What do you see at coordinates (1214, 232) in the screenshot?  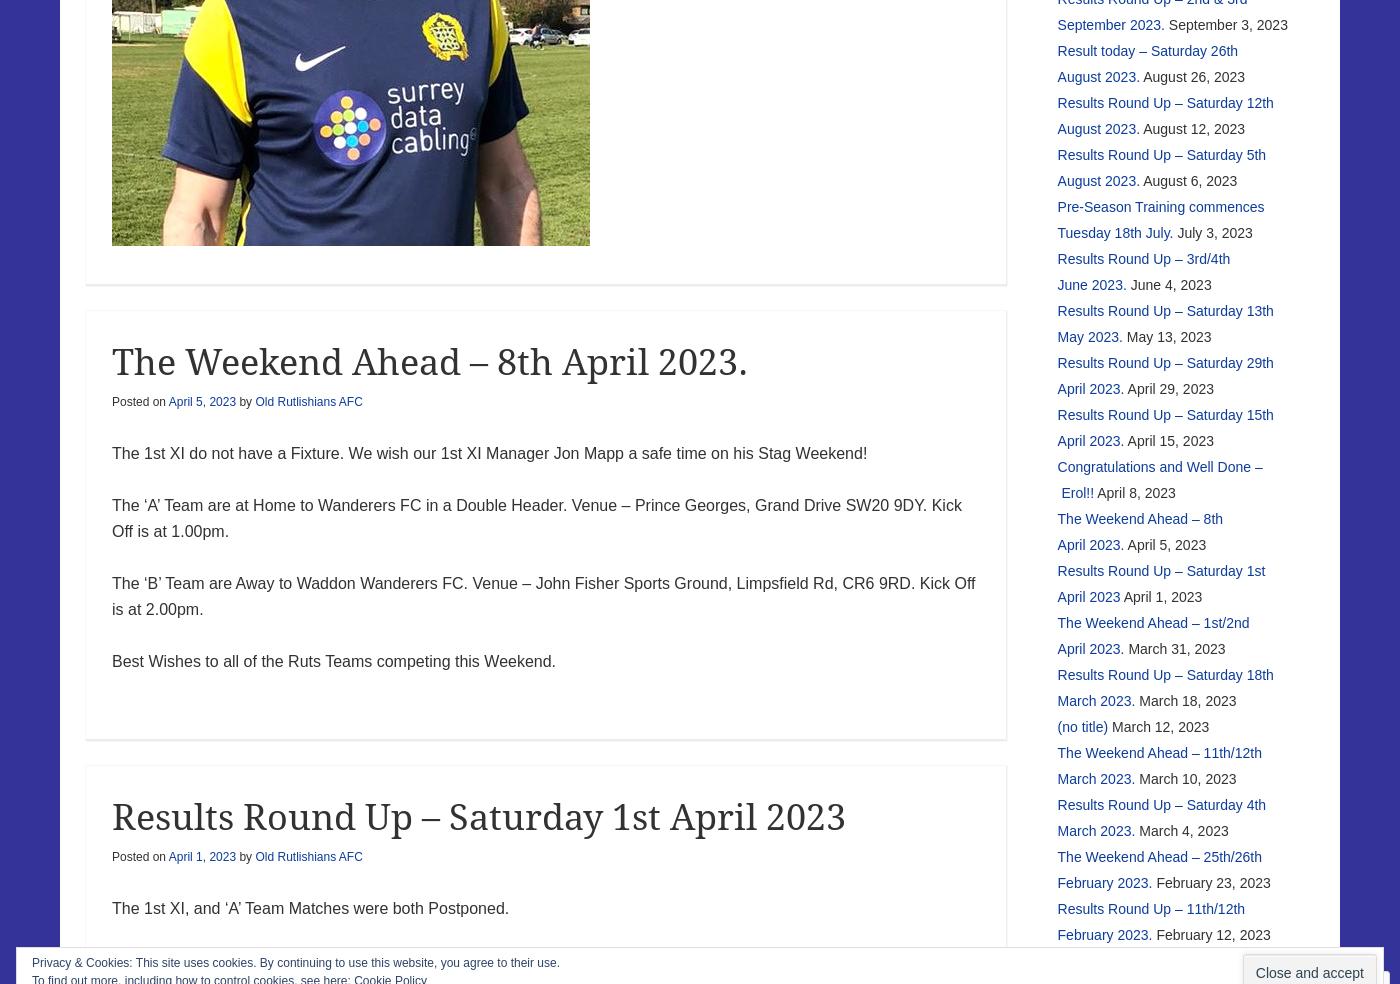 I see `'July 3, 2023'` at bounding box center [1214, 232].